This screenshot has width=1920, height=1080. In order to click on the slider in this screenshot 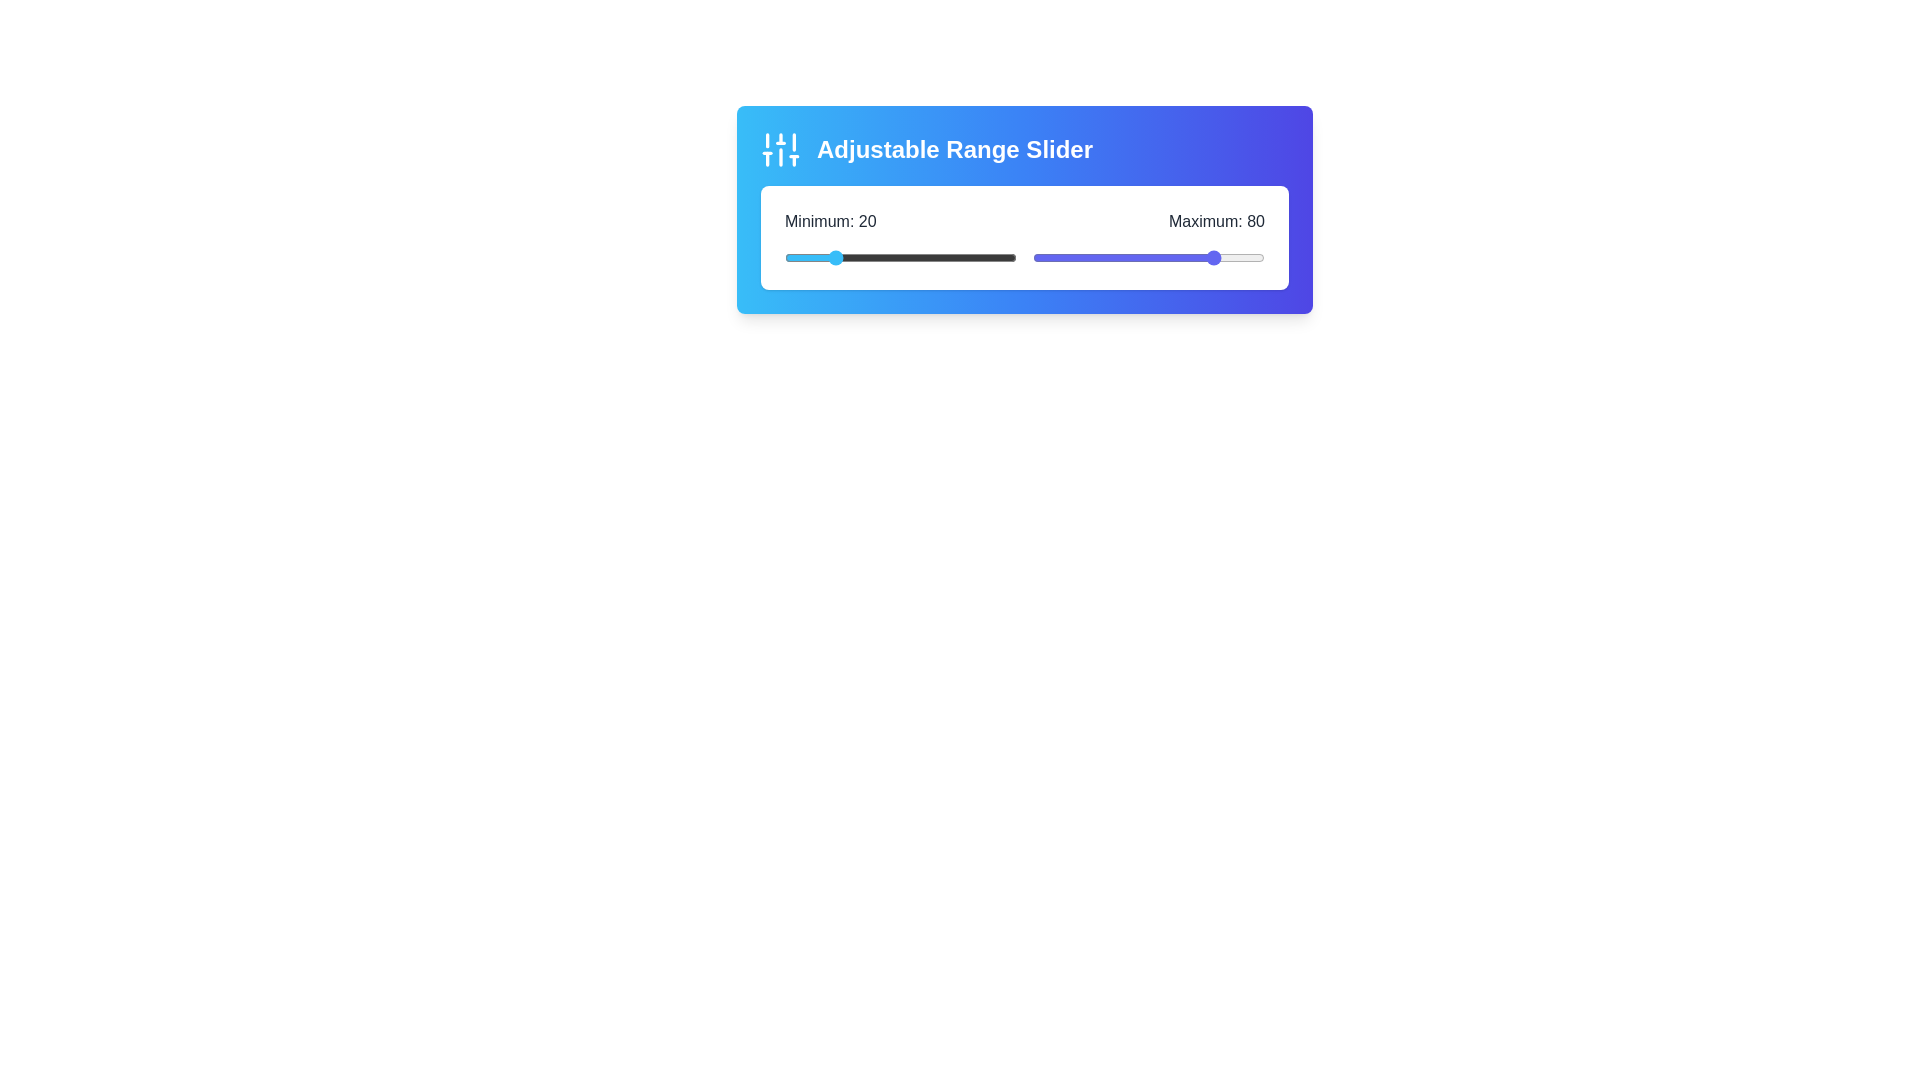, I will do `click(1172, 257)`.